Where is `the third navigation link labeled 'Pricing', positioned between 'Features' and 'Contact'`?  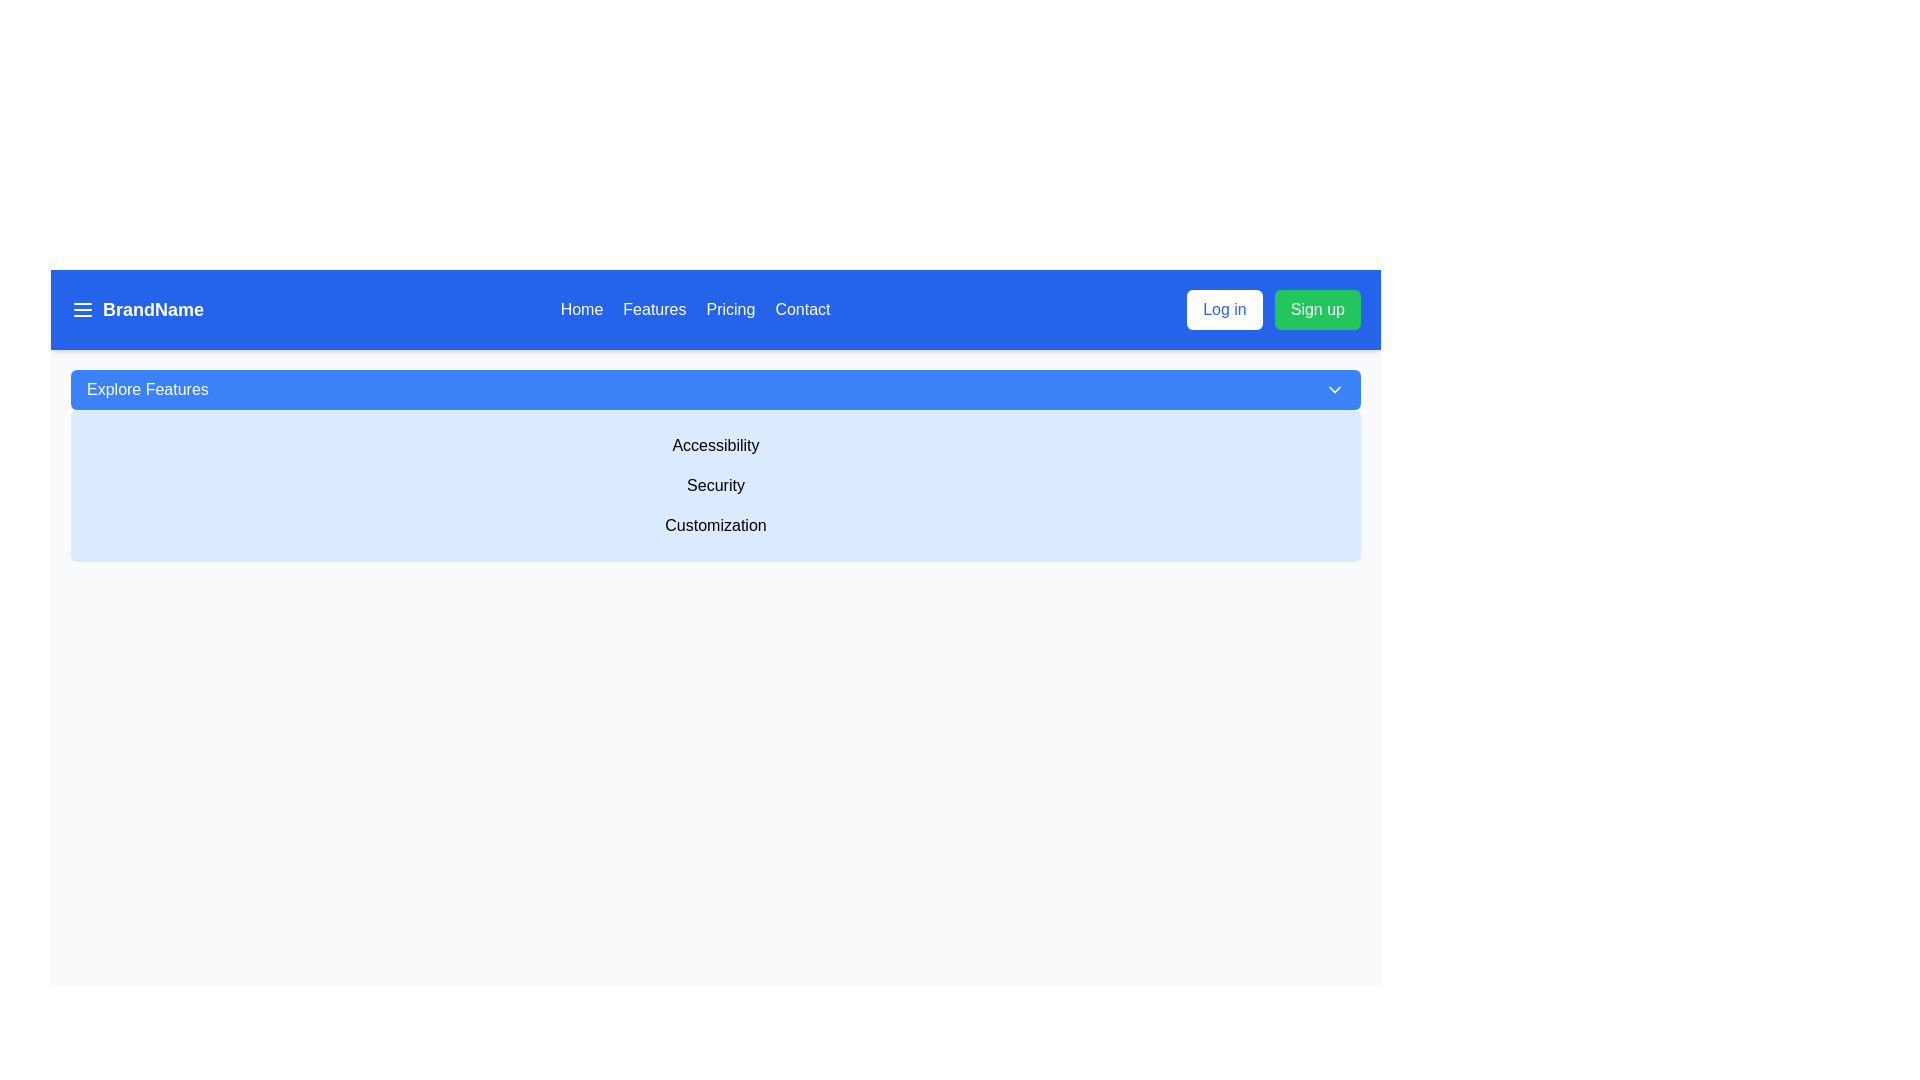 the third navigation link labeled 'Pricing', positioned between 'Features' and 'Contact' is located at coordinates (729, 309).